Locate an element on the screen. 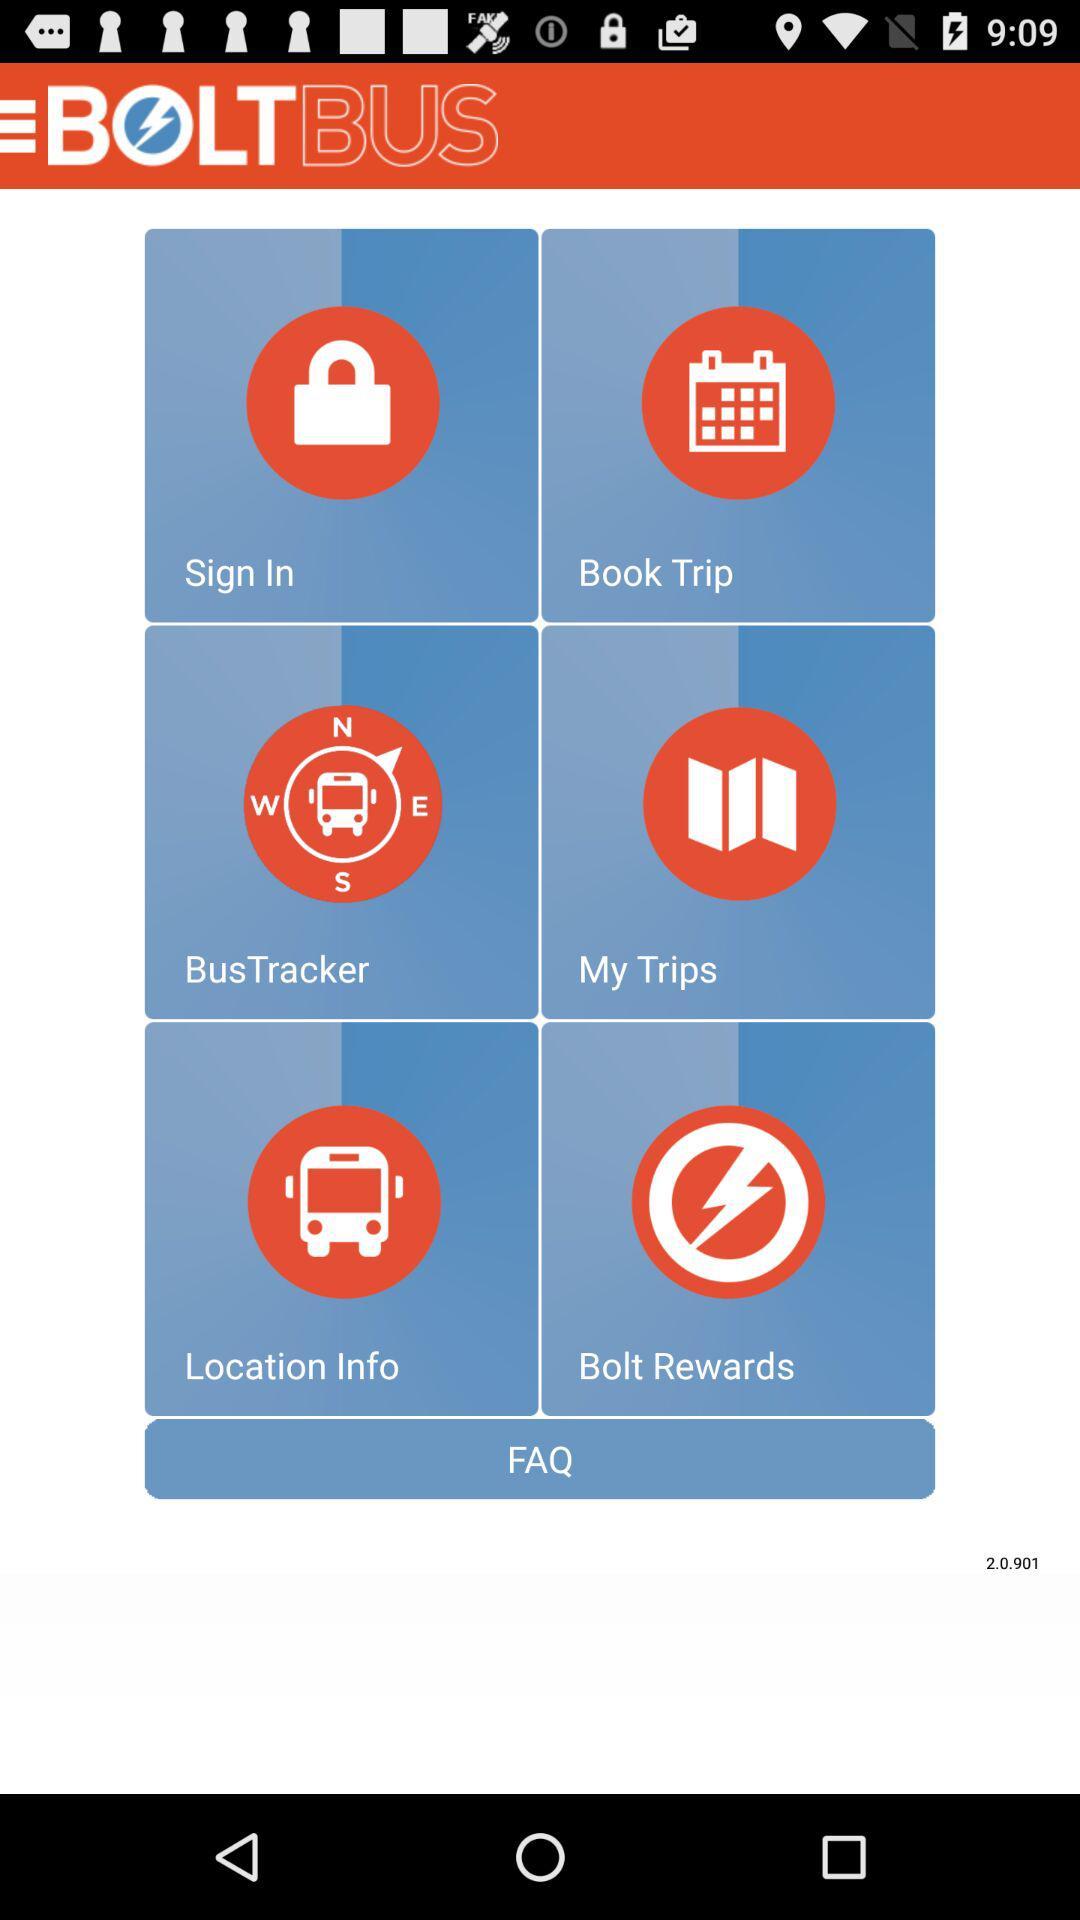  signin option is located at coordinates (340, 424).